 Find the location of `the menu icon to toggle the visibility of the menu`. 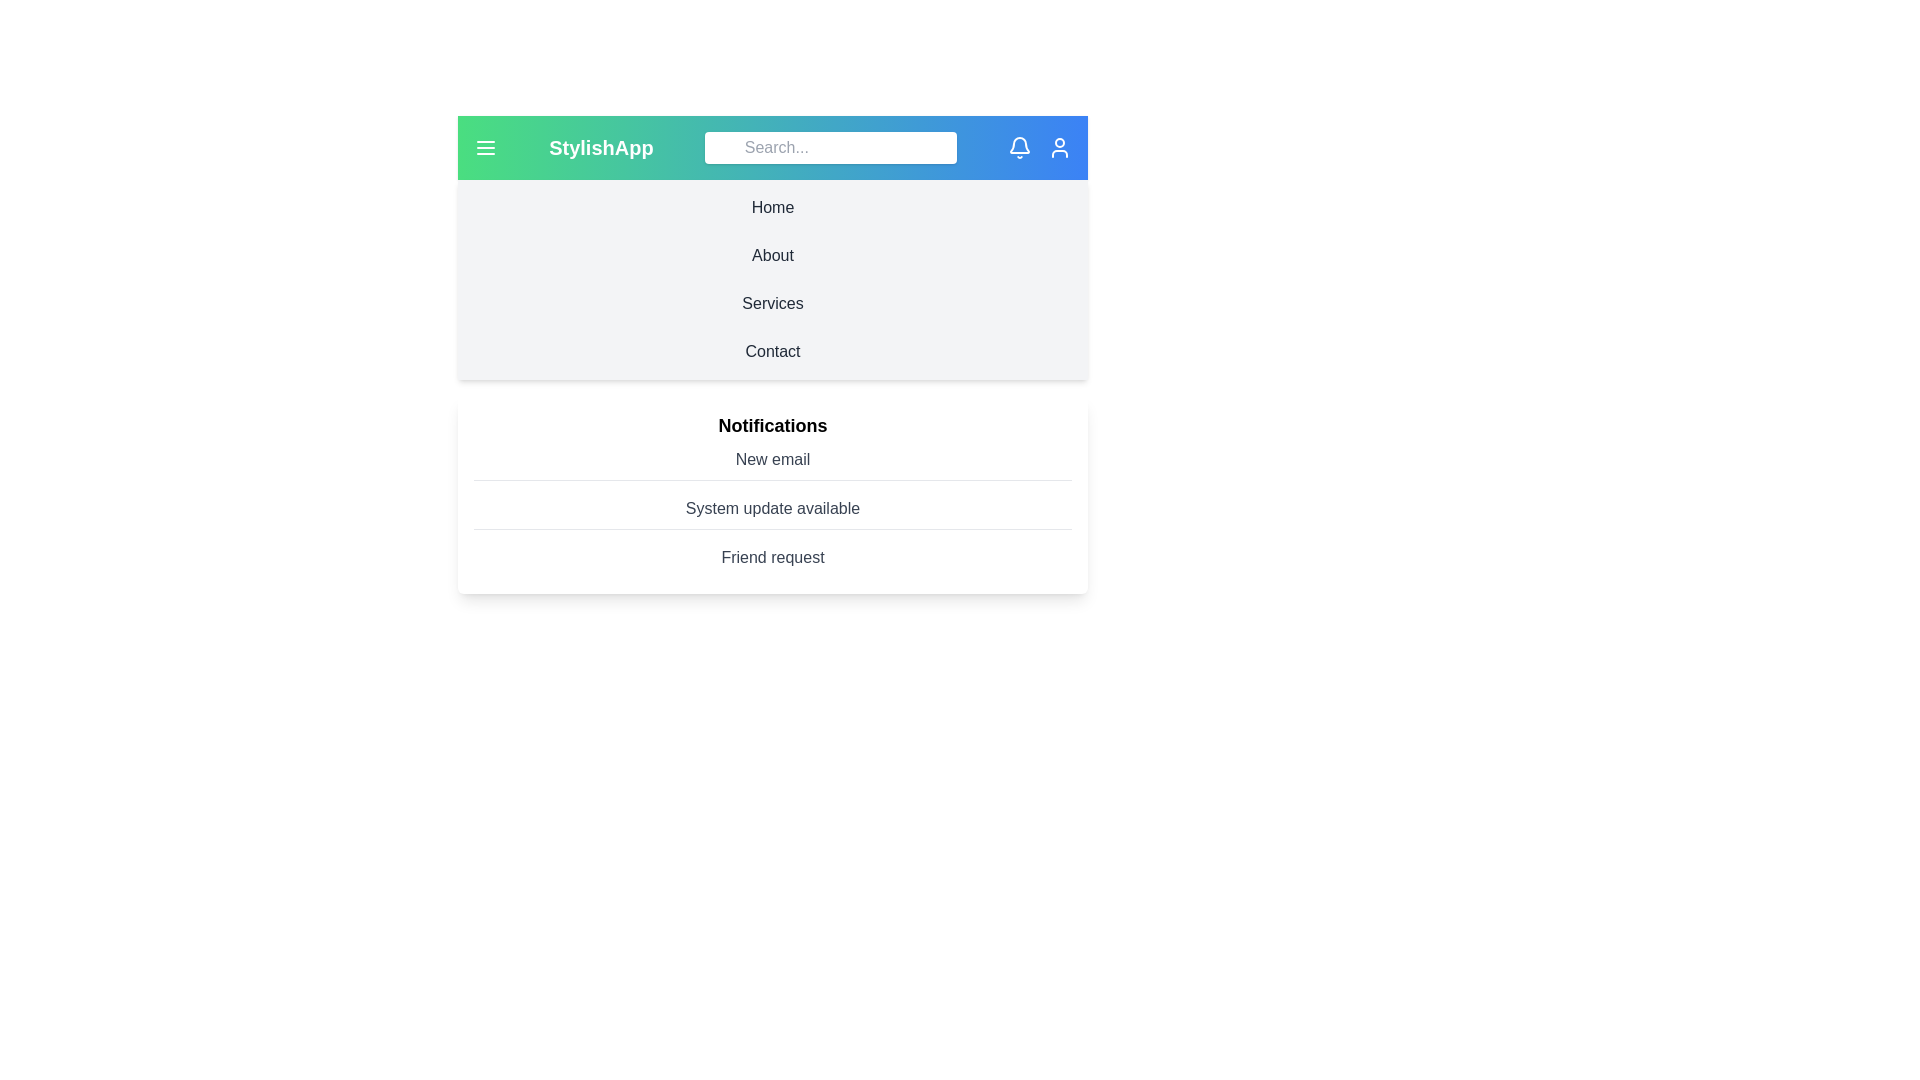

the menu icon to toggle the visibility of the menu is located at coordinates (485, 146).